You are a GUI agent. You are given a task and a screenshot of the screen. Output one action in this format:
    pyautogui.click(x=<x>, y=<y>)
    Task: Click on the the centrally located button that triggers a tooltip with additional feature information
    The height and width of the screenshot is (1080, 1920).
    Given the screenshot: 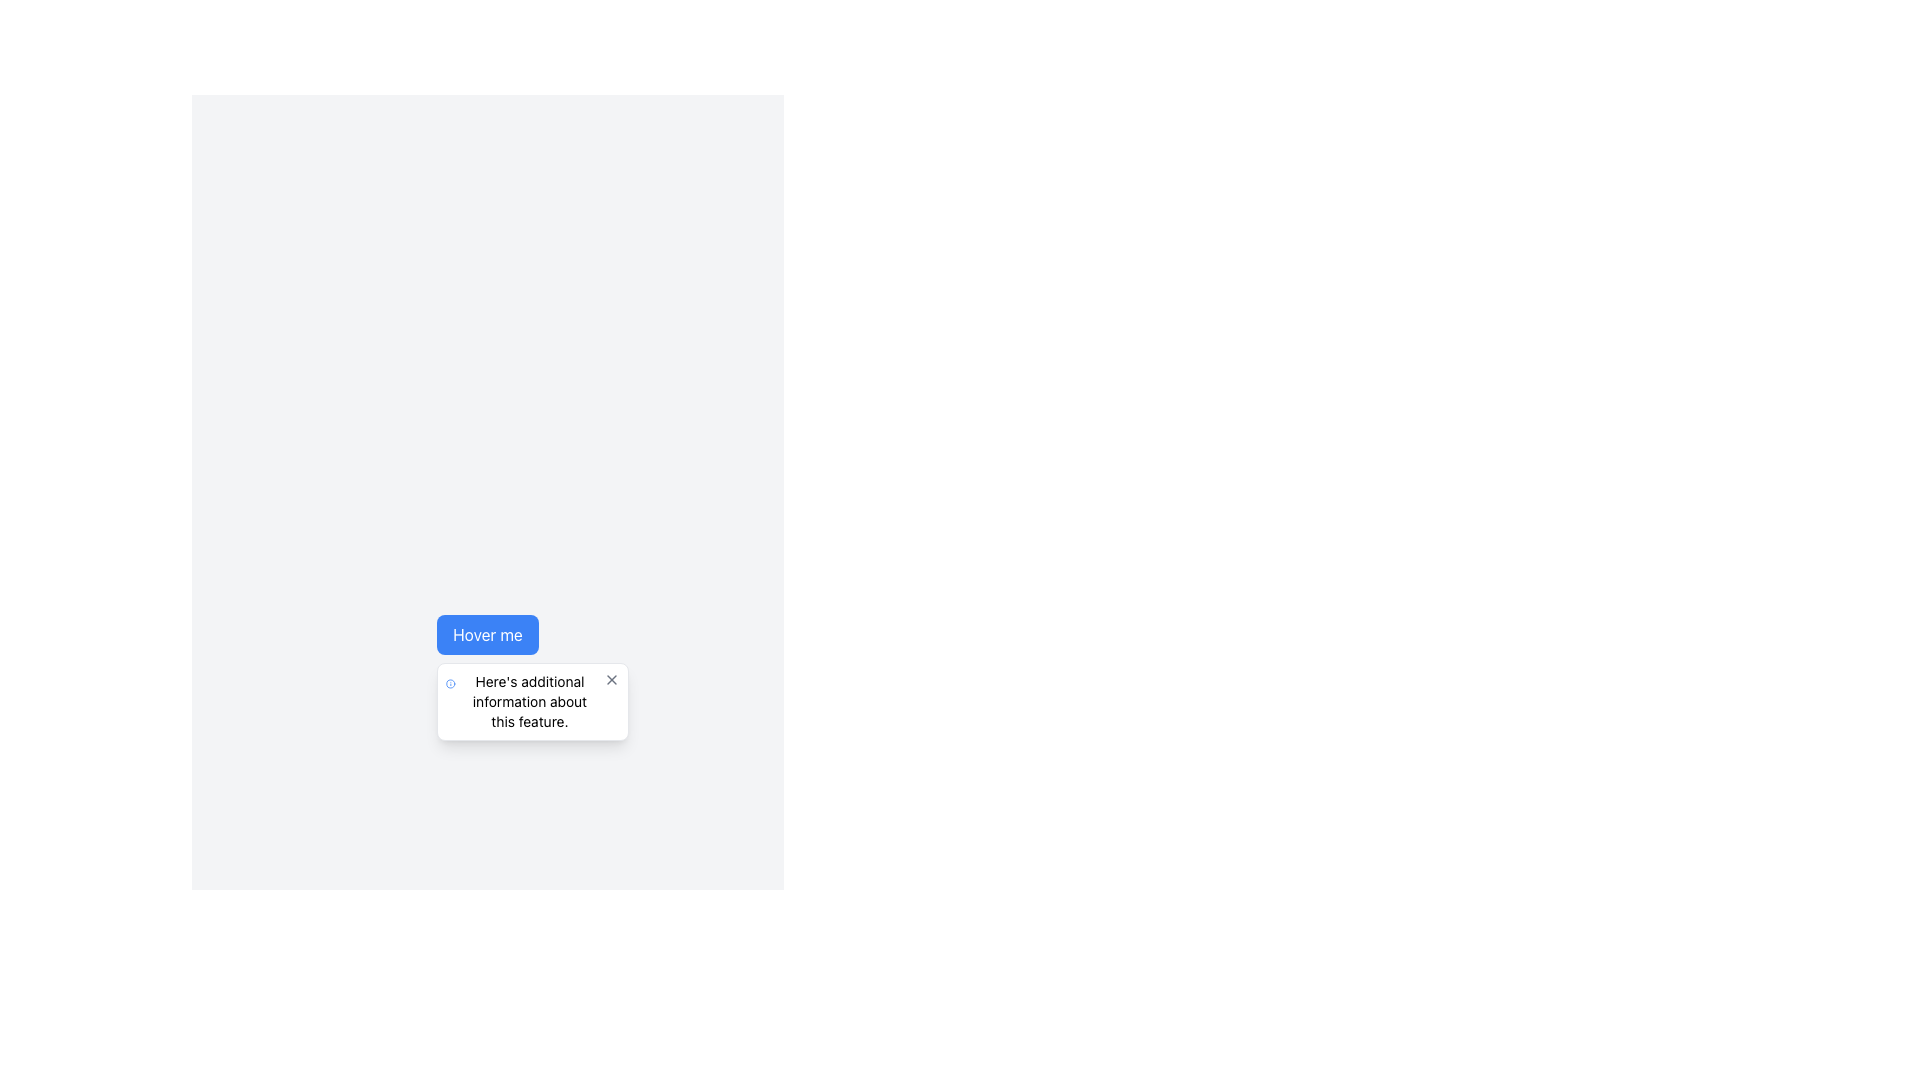 What is the action you would take?
    pyautogui.click(x=488, y=635)
    